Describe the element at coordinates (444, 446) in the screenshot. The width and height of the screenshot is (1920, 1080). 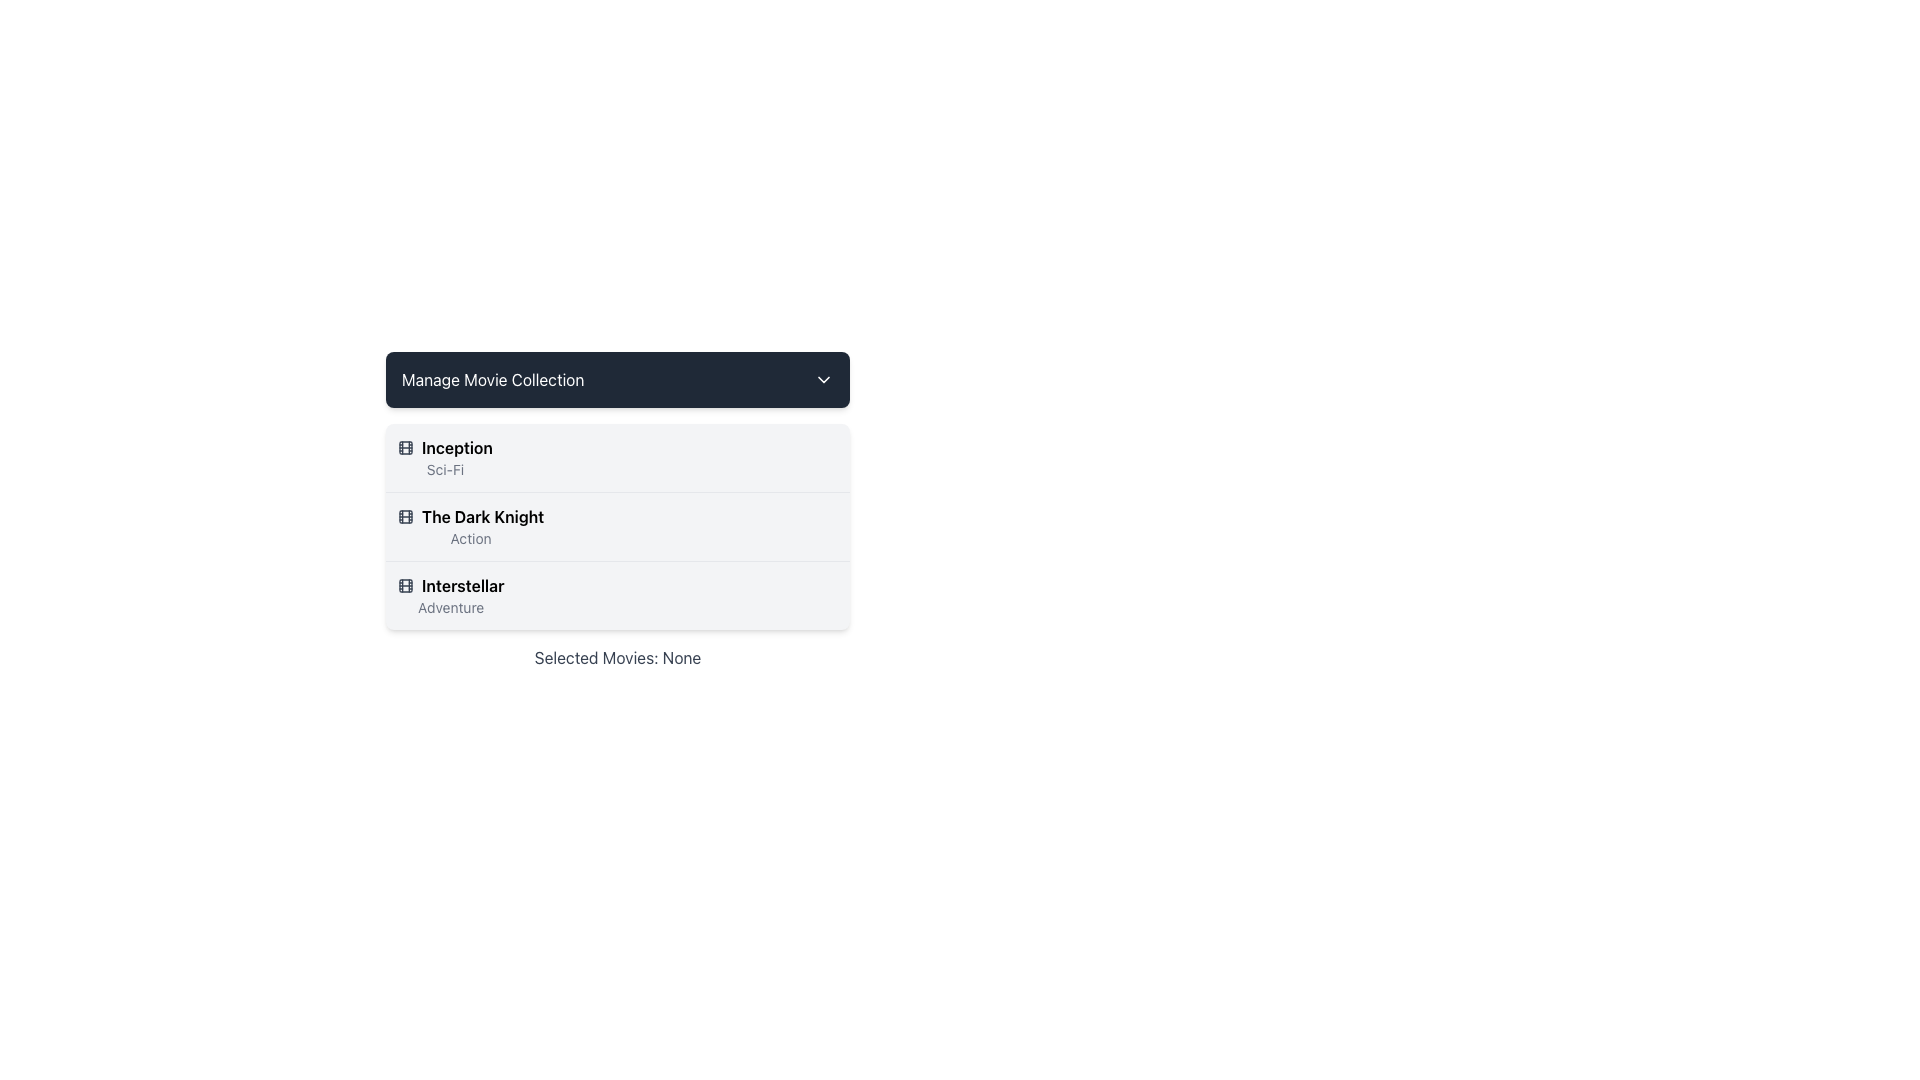
I see `the 'Inception' text label, which is the first row of text in the 'Manage Movie Collection' section` at that location.